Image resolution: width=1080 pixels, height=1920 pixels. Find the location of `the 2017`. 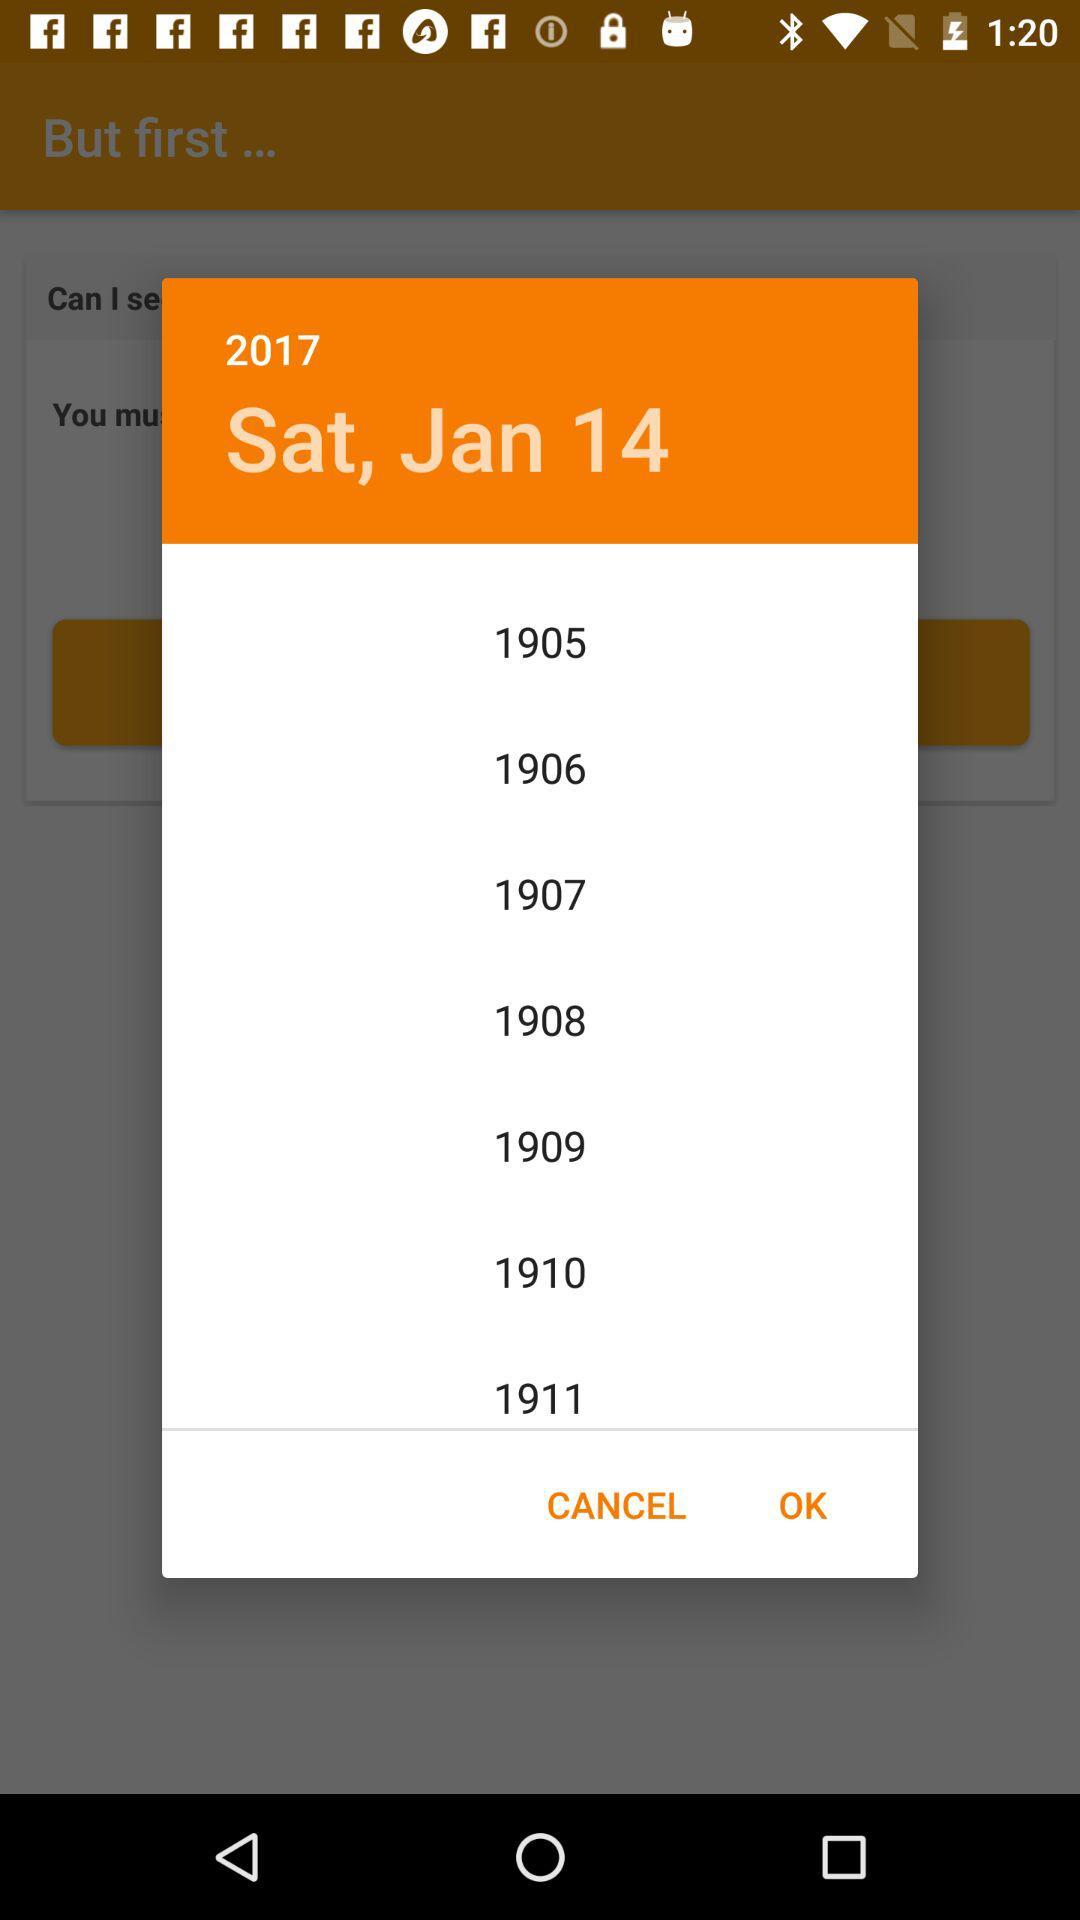

the 2017 is located at coordinates (540, 327).